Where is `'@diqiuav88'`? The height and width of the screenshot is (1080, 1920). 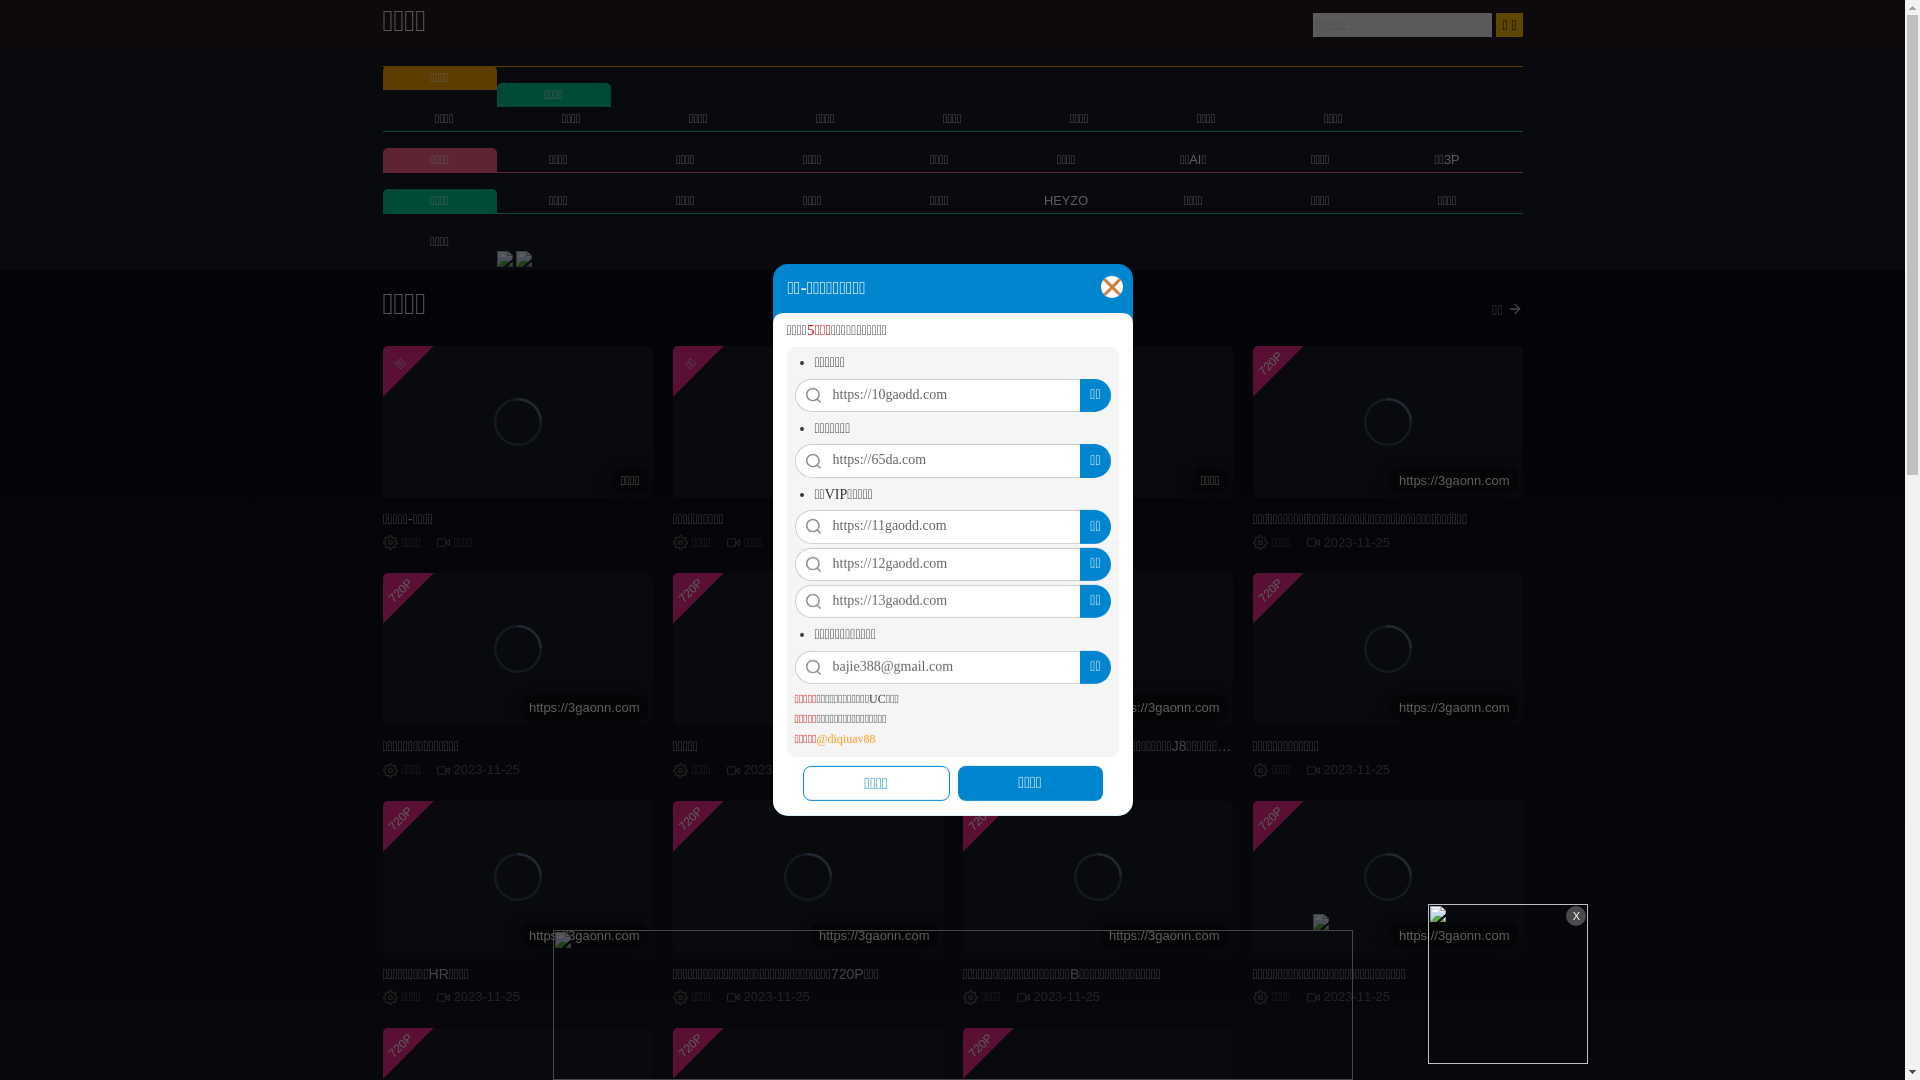
'@diqiuav88' is located at coordinates (845, 739).